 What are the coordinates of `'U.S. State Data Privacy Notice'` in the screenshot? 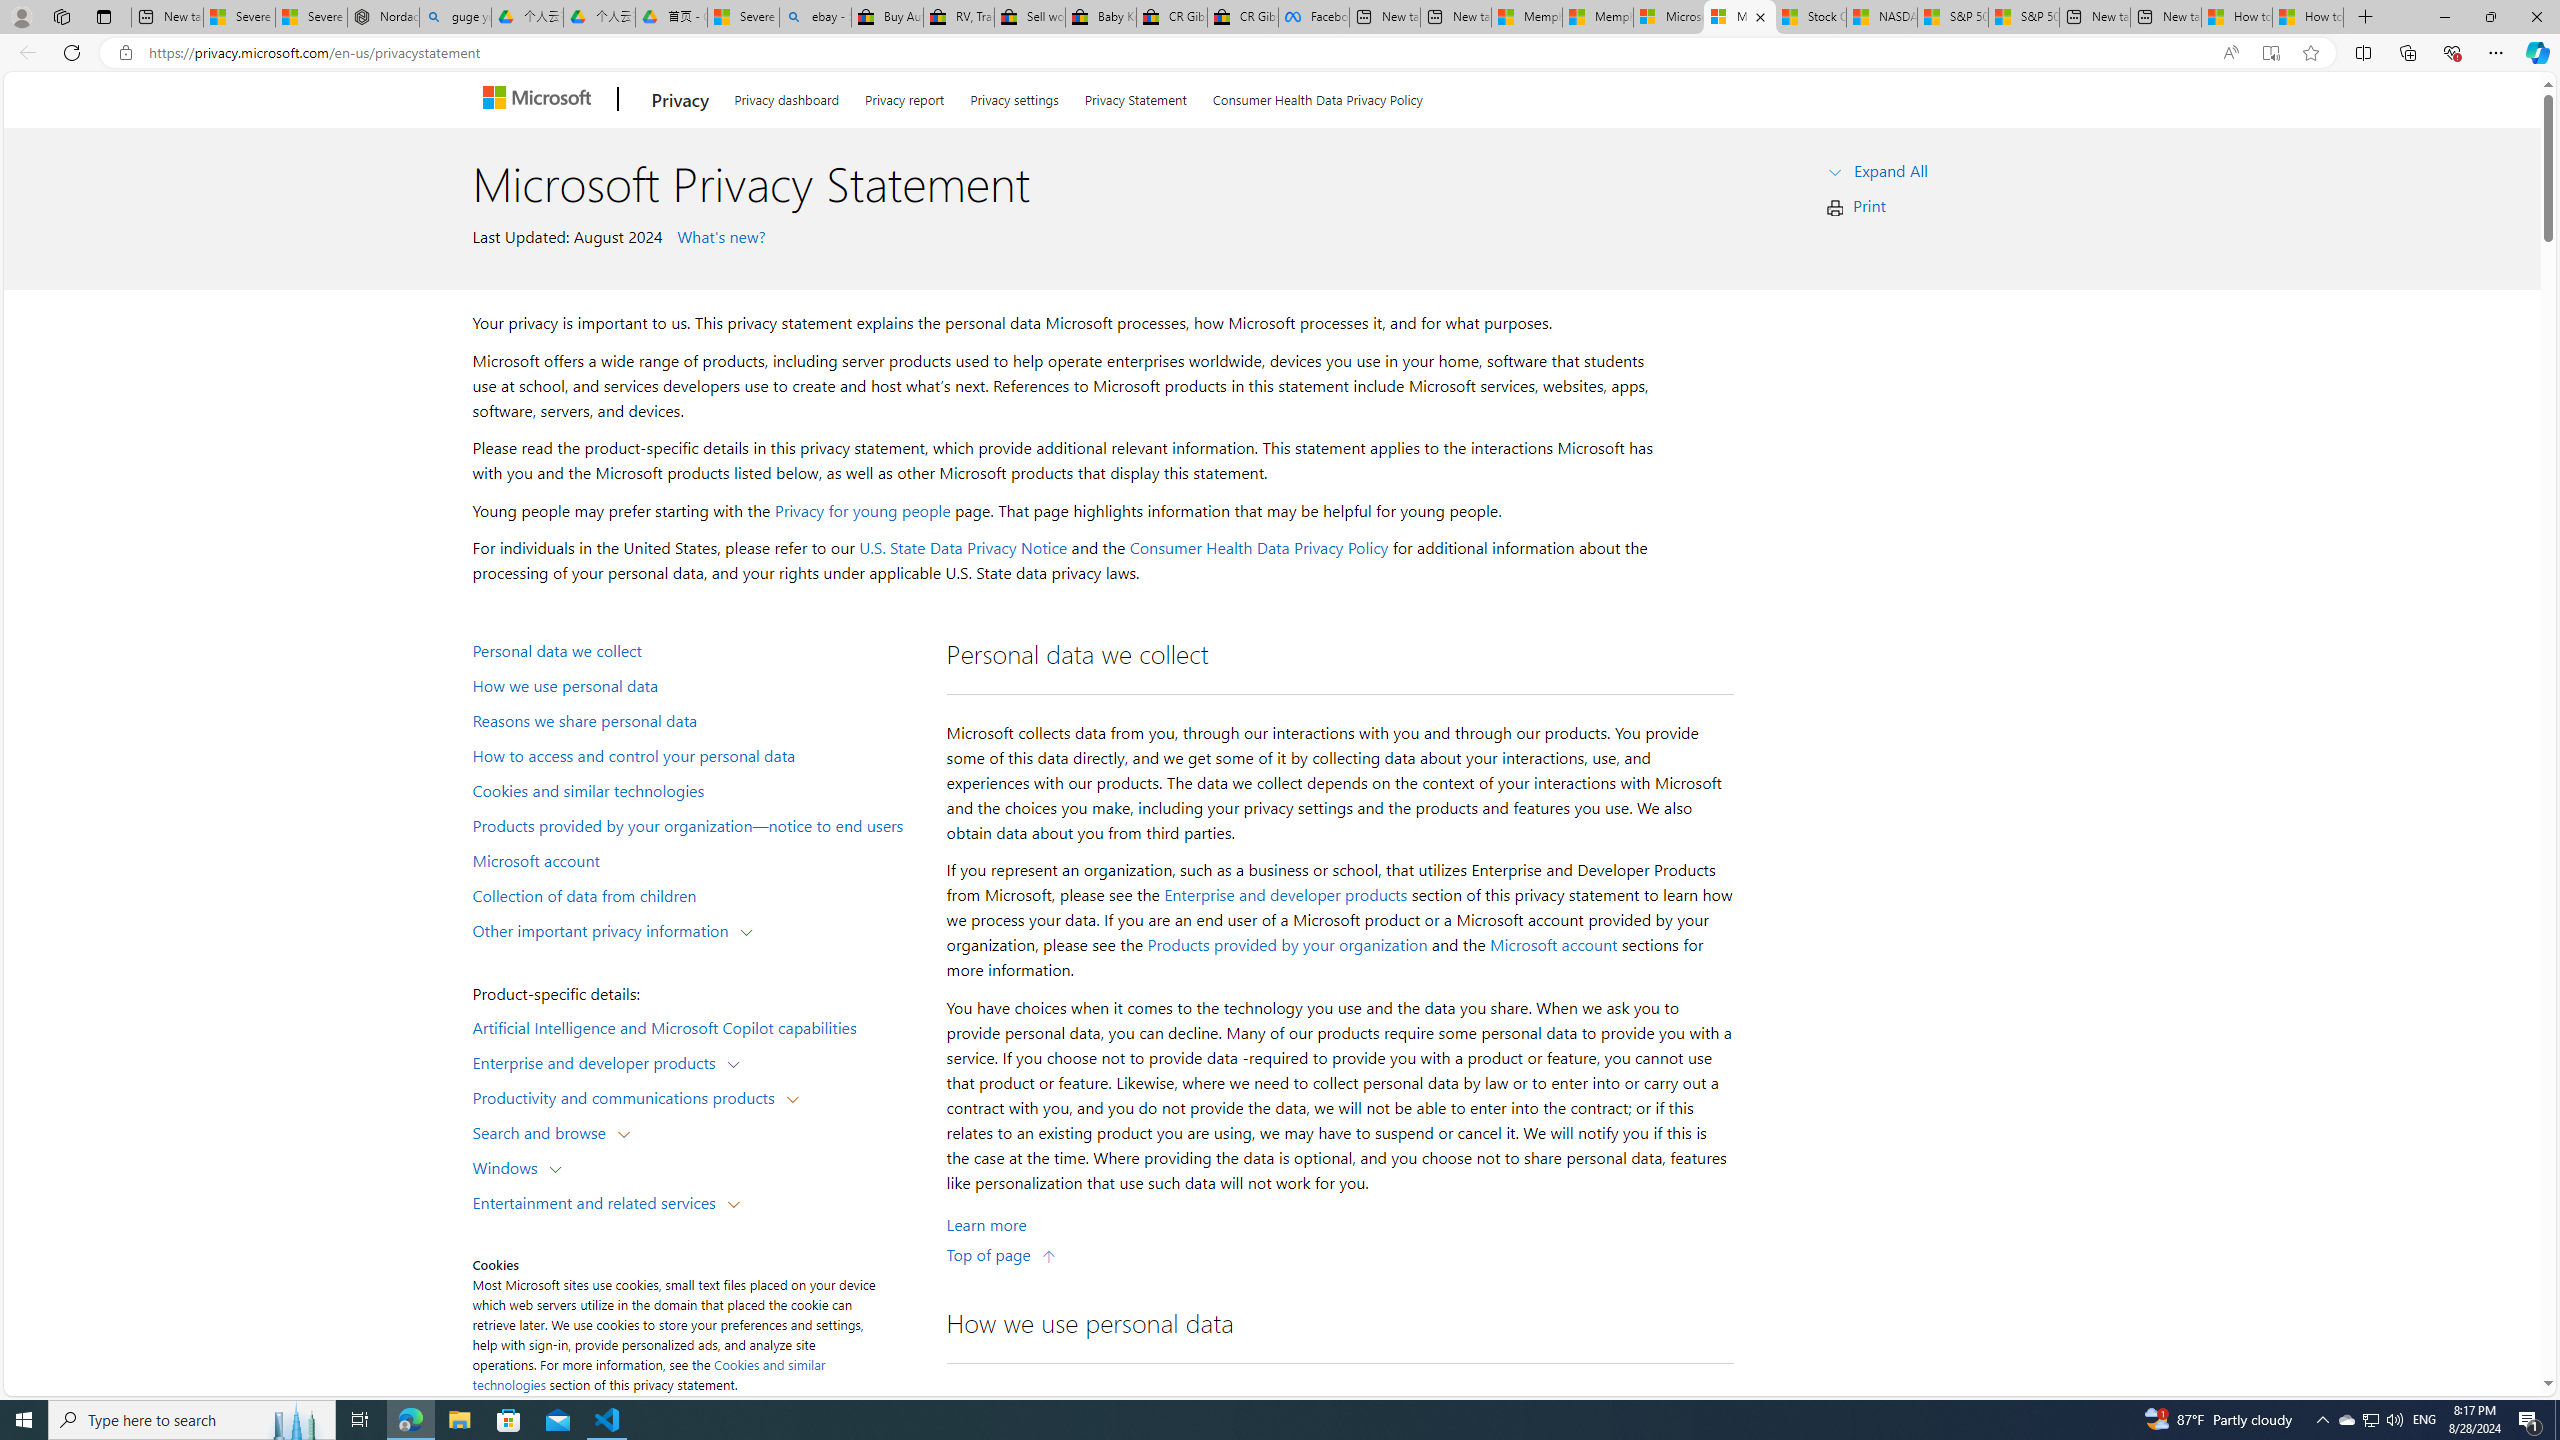 It's located at (962, 547).